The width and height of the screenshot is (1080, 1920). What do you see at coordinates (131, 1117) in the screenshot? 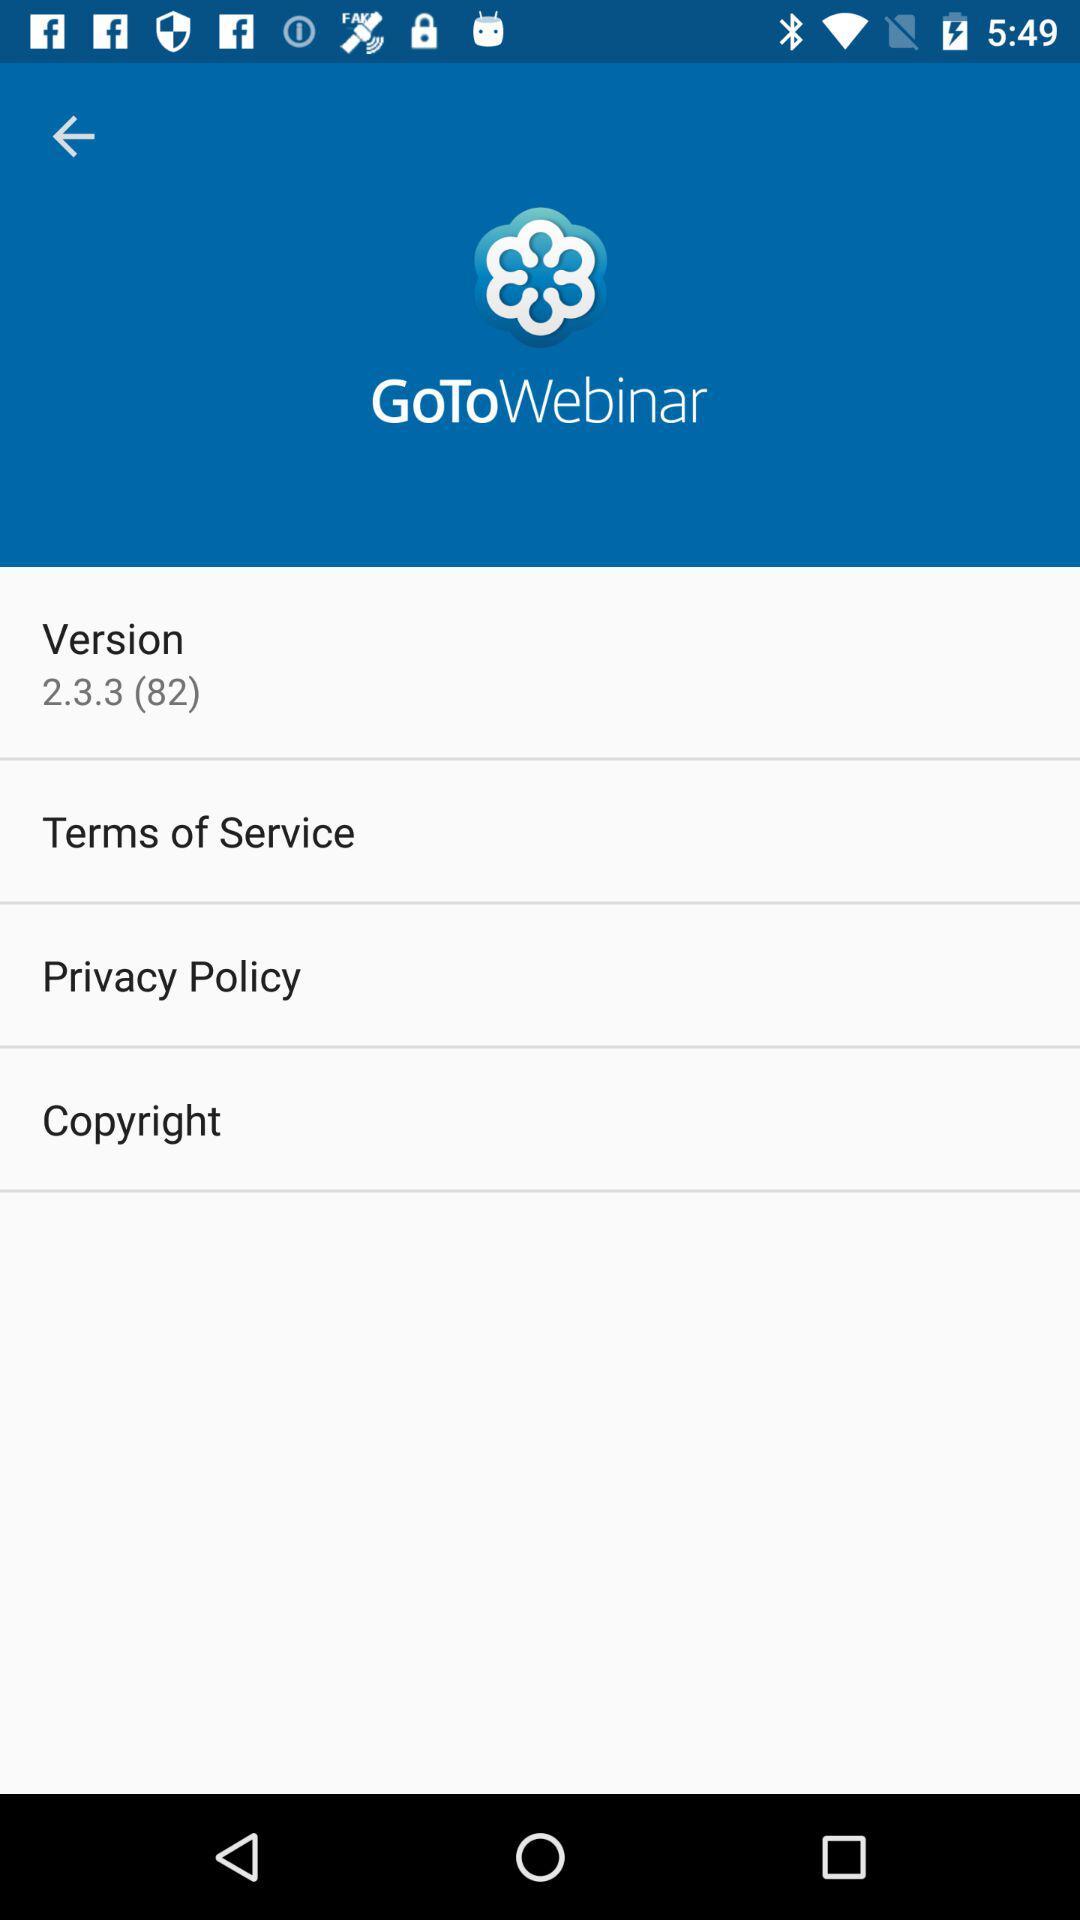
I see `the item below the privacy policy` at bounding box center [131, 1117].